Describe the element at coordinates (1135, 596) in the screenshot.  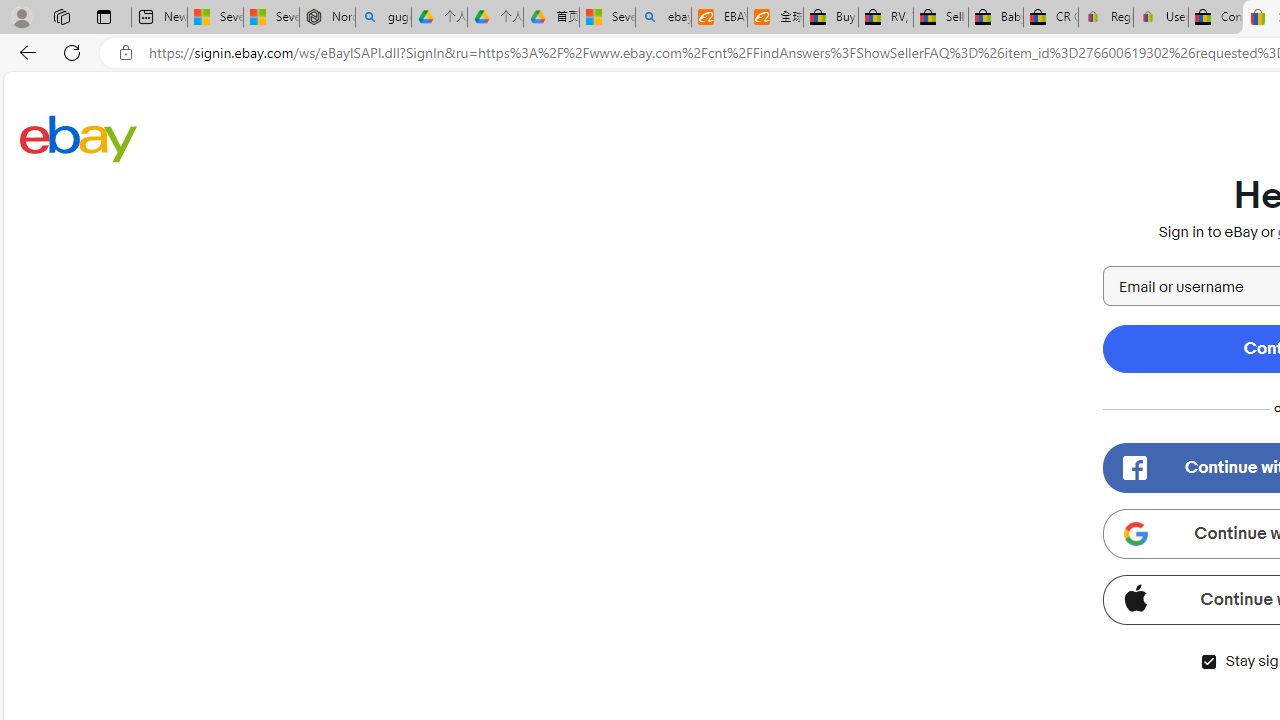
I see `'Class: apple-icon'` at that location.